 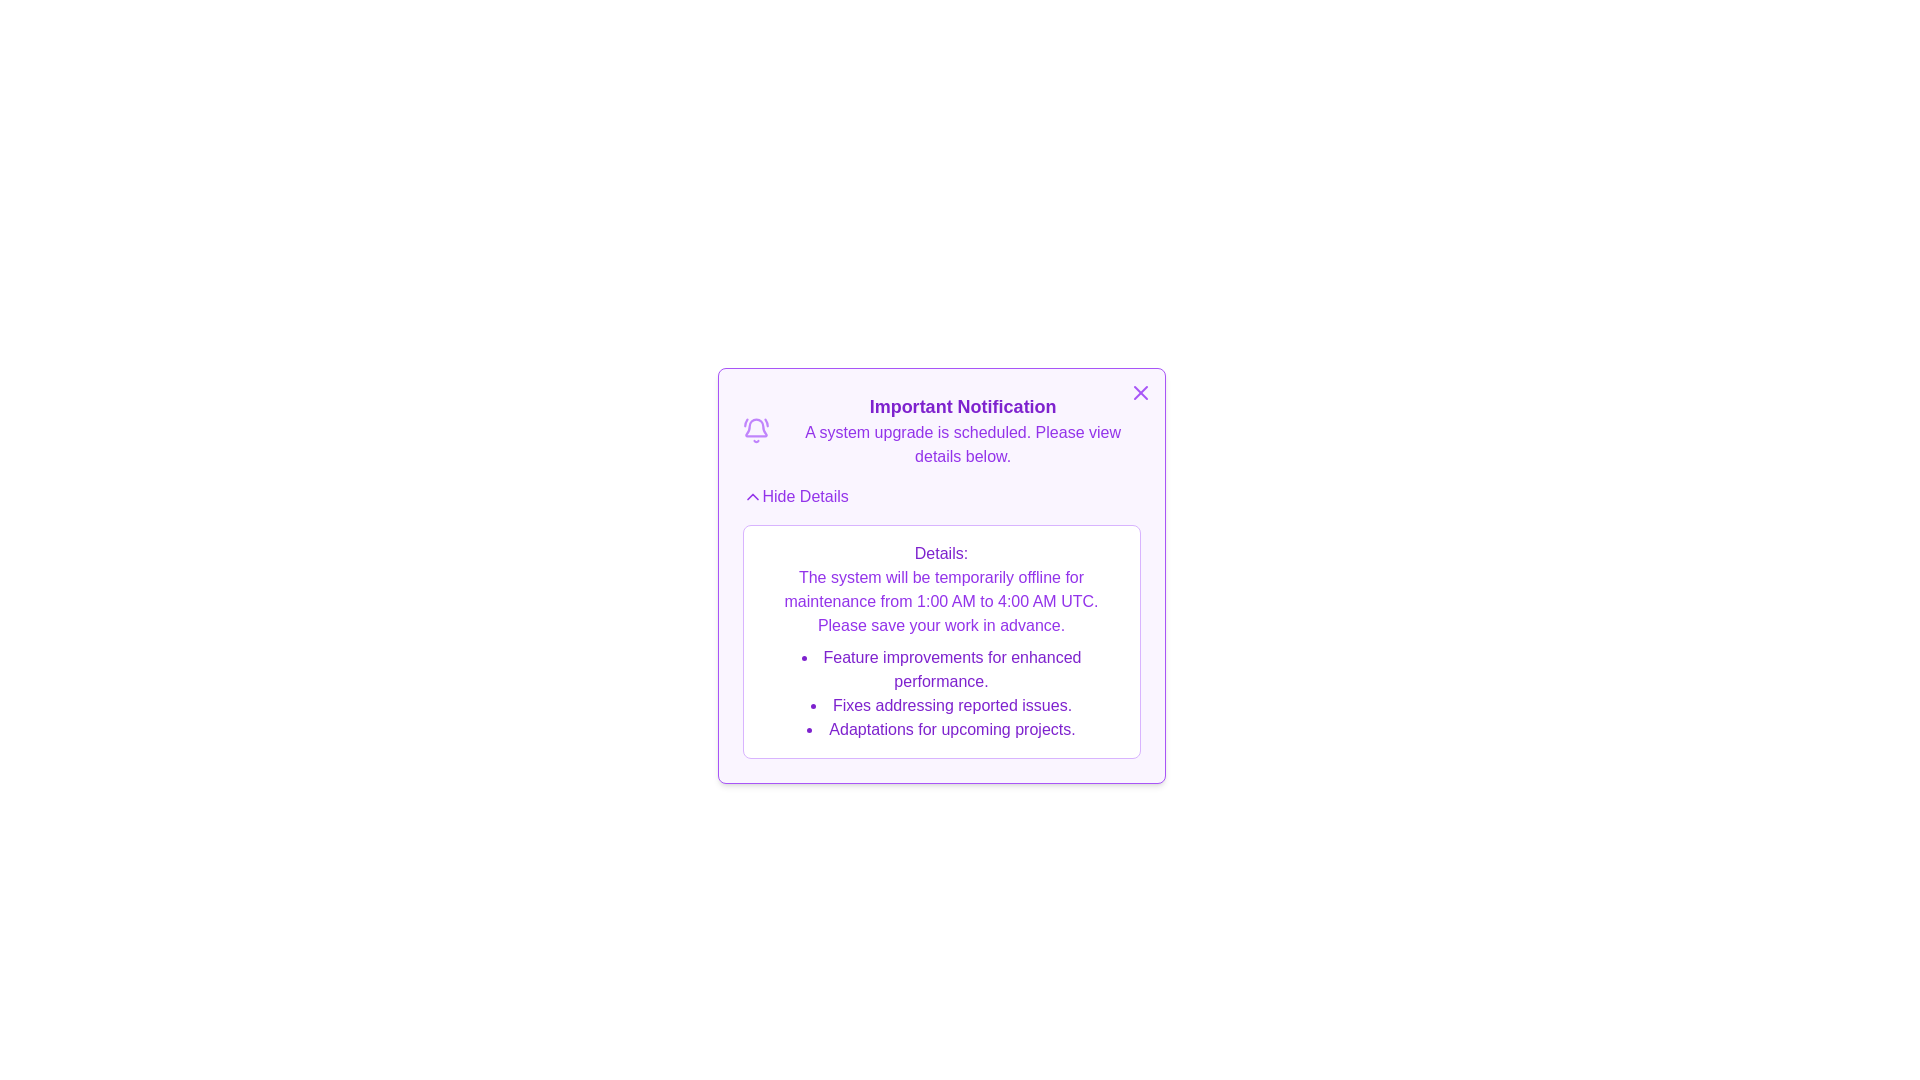 What do you see at coordinates (1140, 393) in the screenshot?
I see `close button to dismiss the alert` at bounding box center [1140, 393].